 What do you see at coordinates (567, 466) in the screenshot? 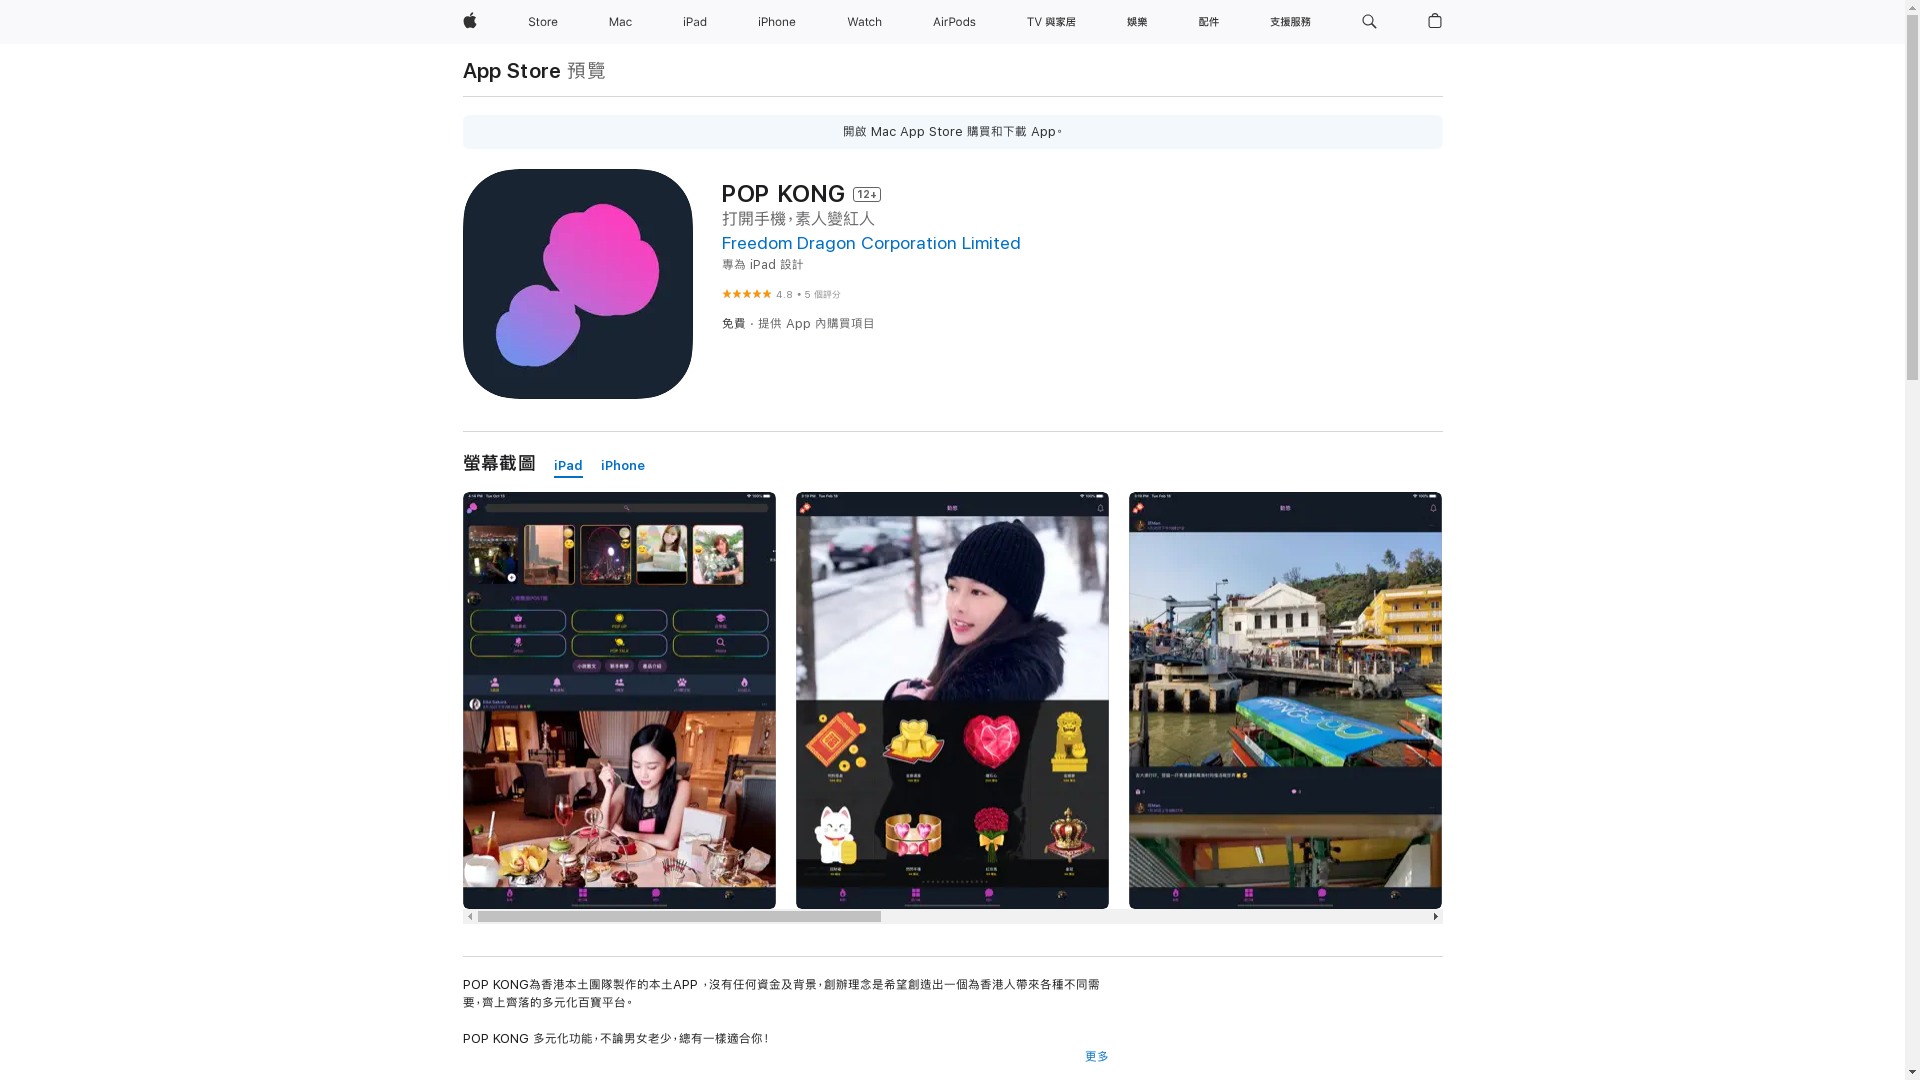
I see `'iPad'` at bounding box center [567, 466].